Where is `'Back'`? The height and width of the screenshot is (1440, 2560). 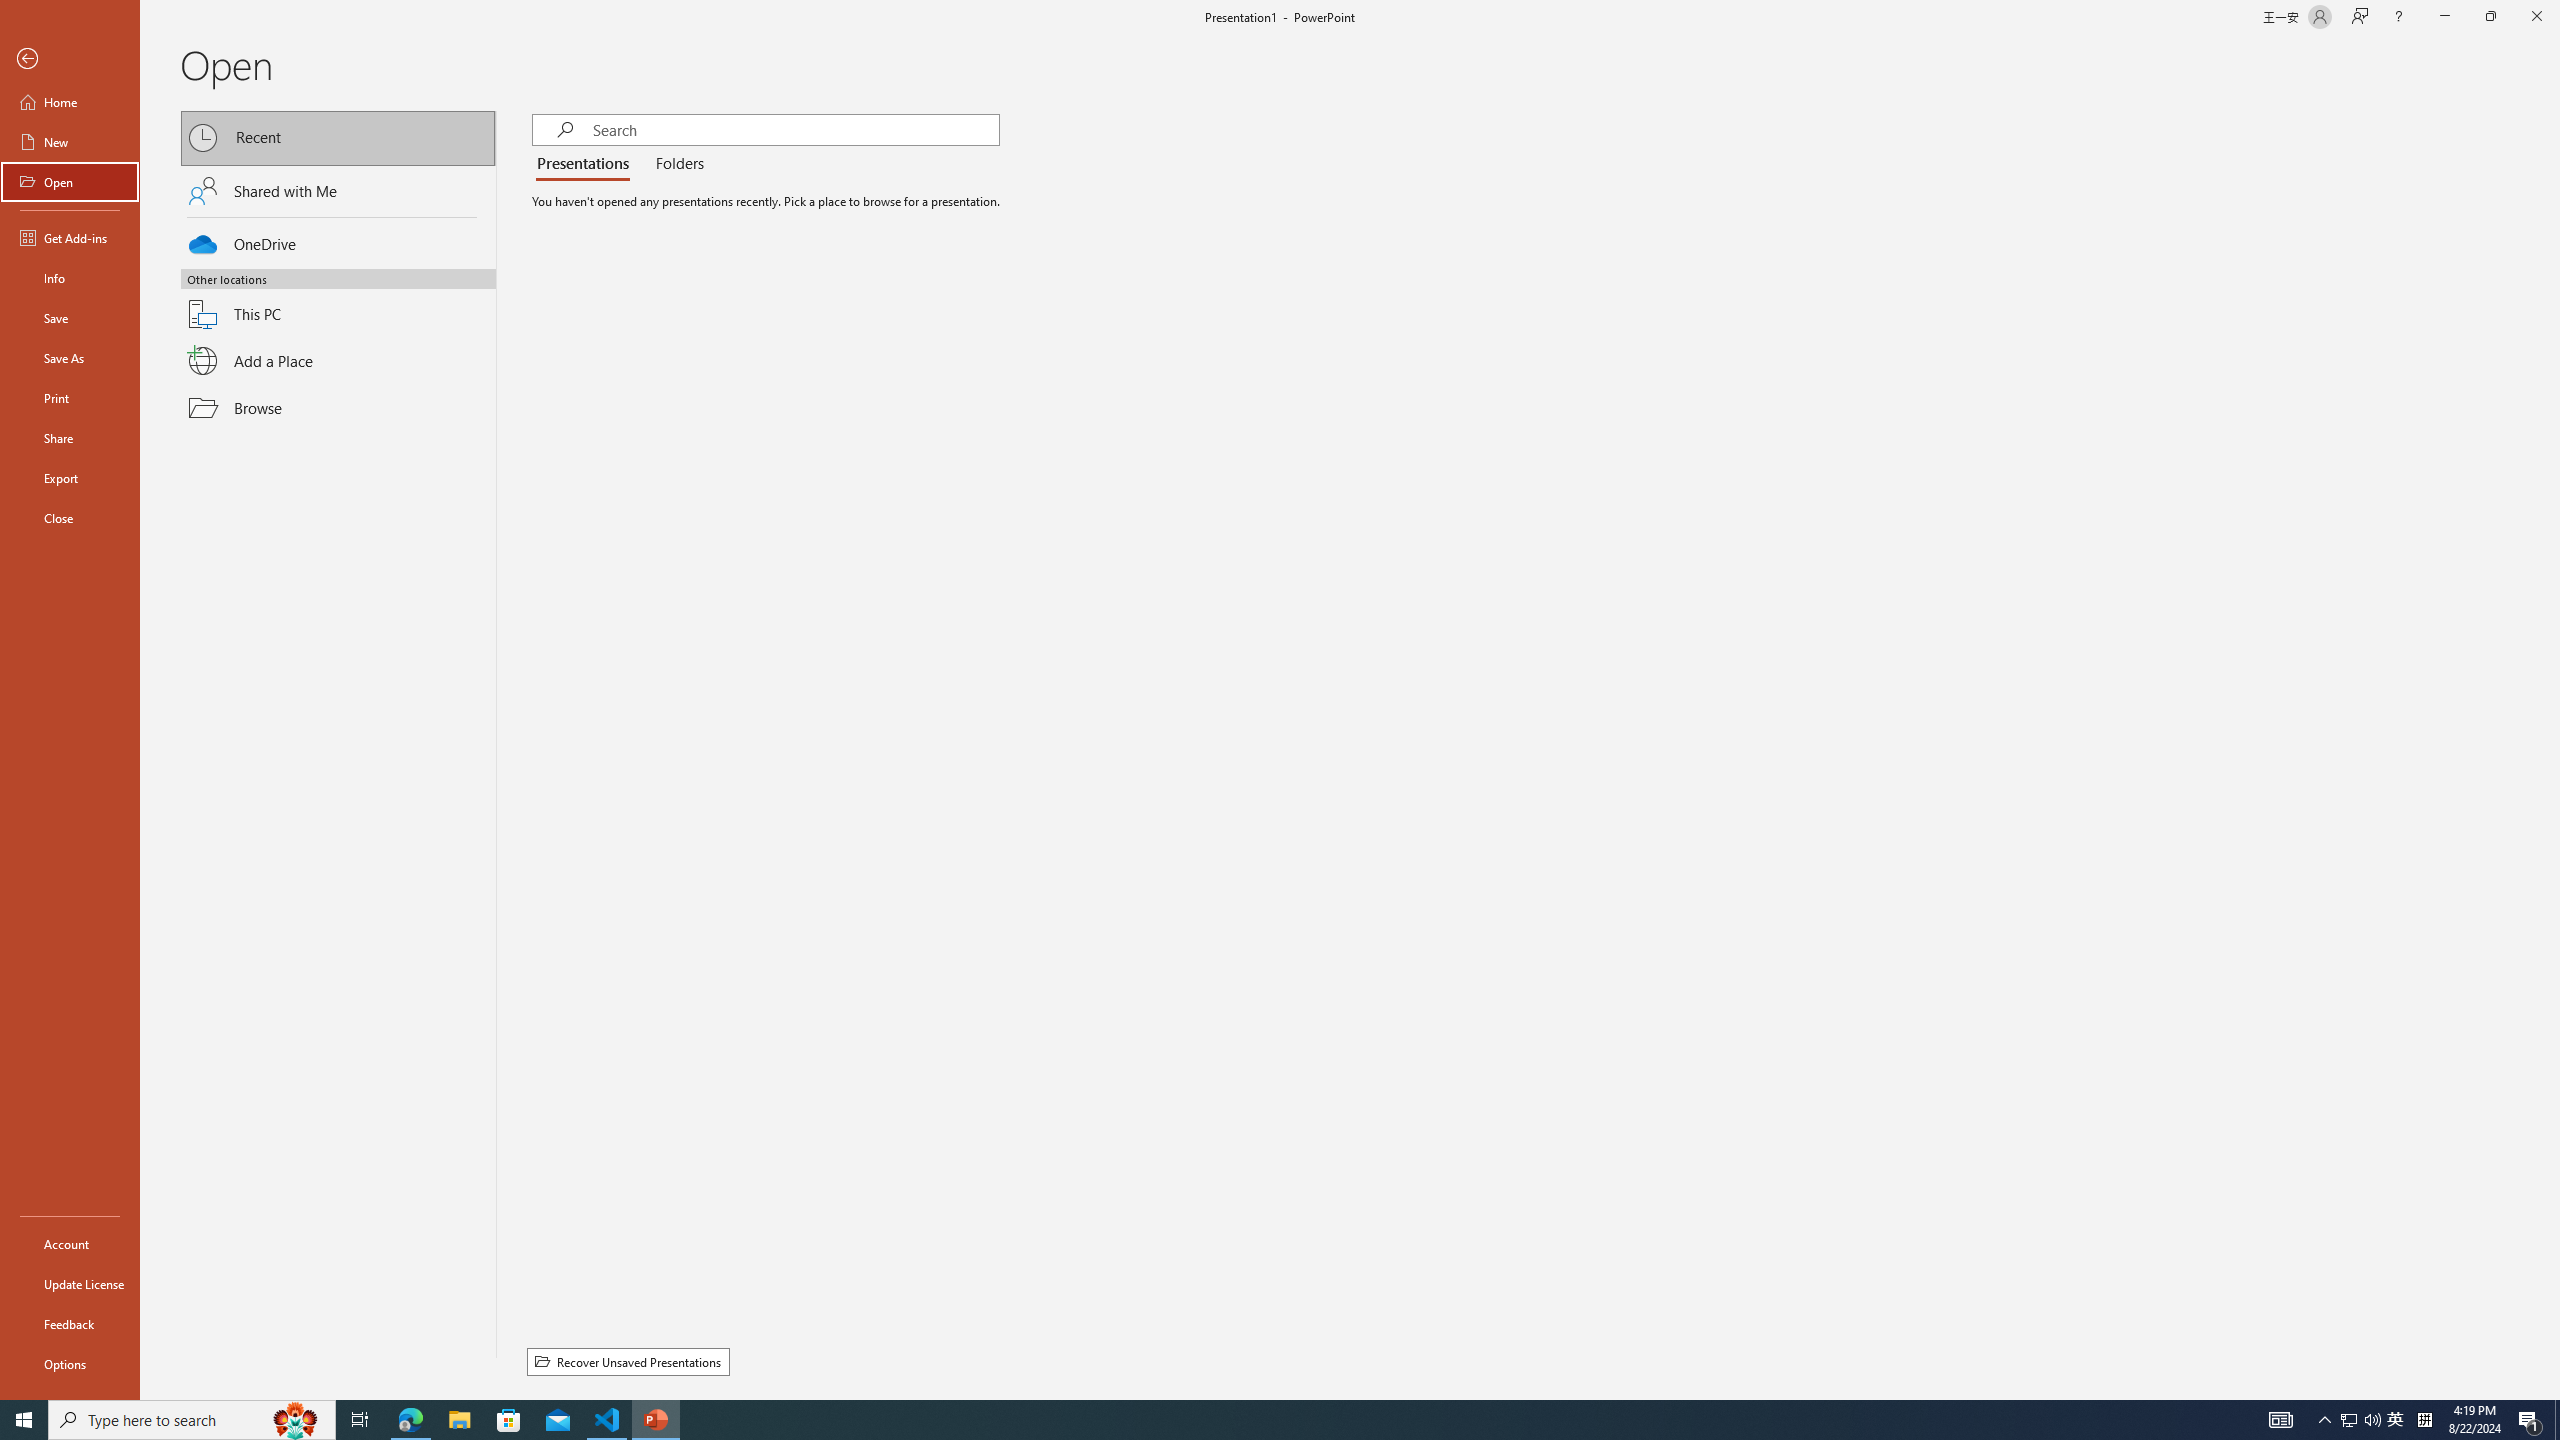
'Back' is located at coordinates (69, 58).